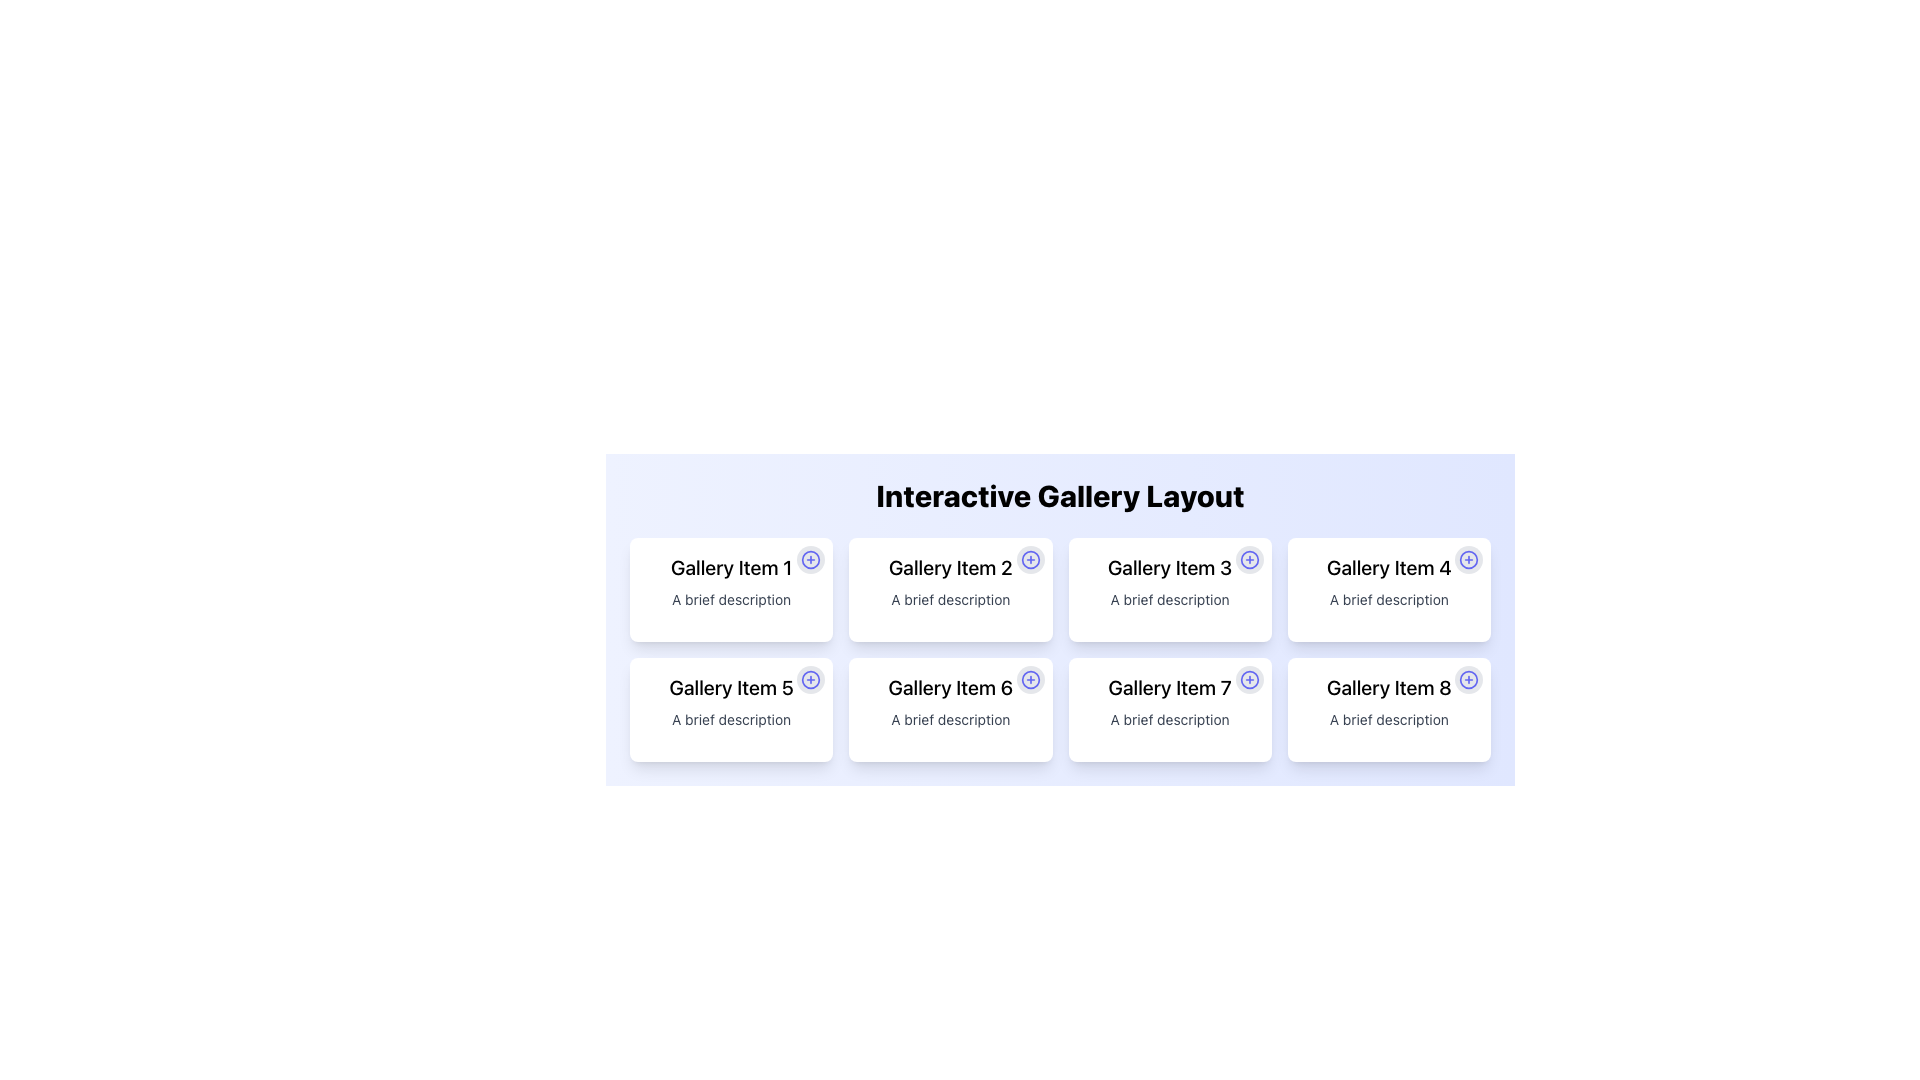 The width and height of the screenshot is (1920, 1080). What do you see at coordinates (1468, 559) in the screenshot?
I see `the circular icon button located at the top-right corner of the card labeled 'Gallery Item 4' to interact with it` at bounding box center [1468, 559].